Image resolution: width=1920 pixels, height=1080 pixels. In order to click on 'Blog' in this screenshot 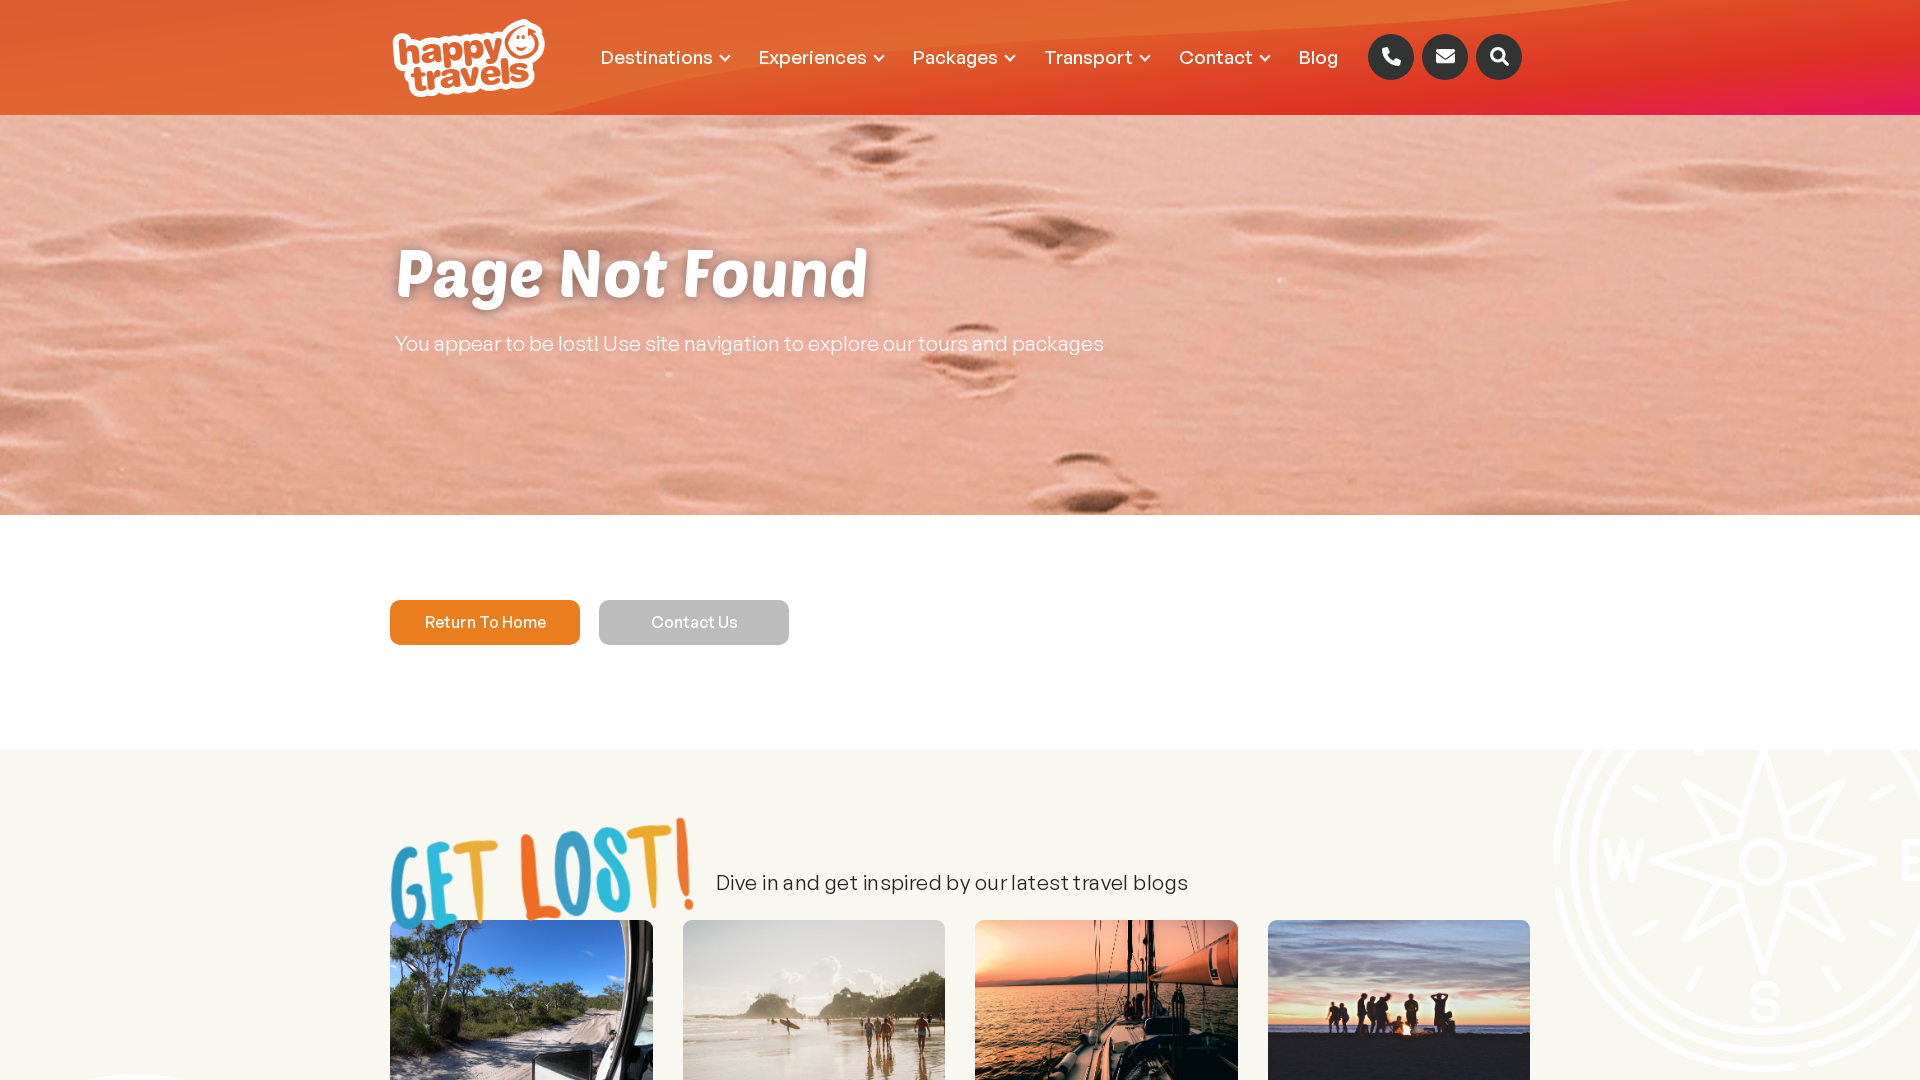, I will do `click(1318, 56)`.